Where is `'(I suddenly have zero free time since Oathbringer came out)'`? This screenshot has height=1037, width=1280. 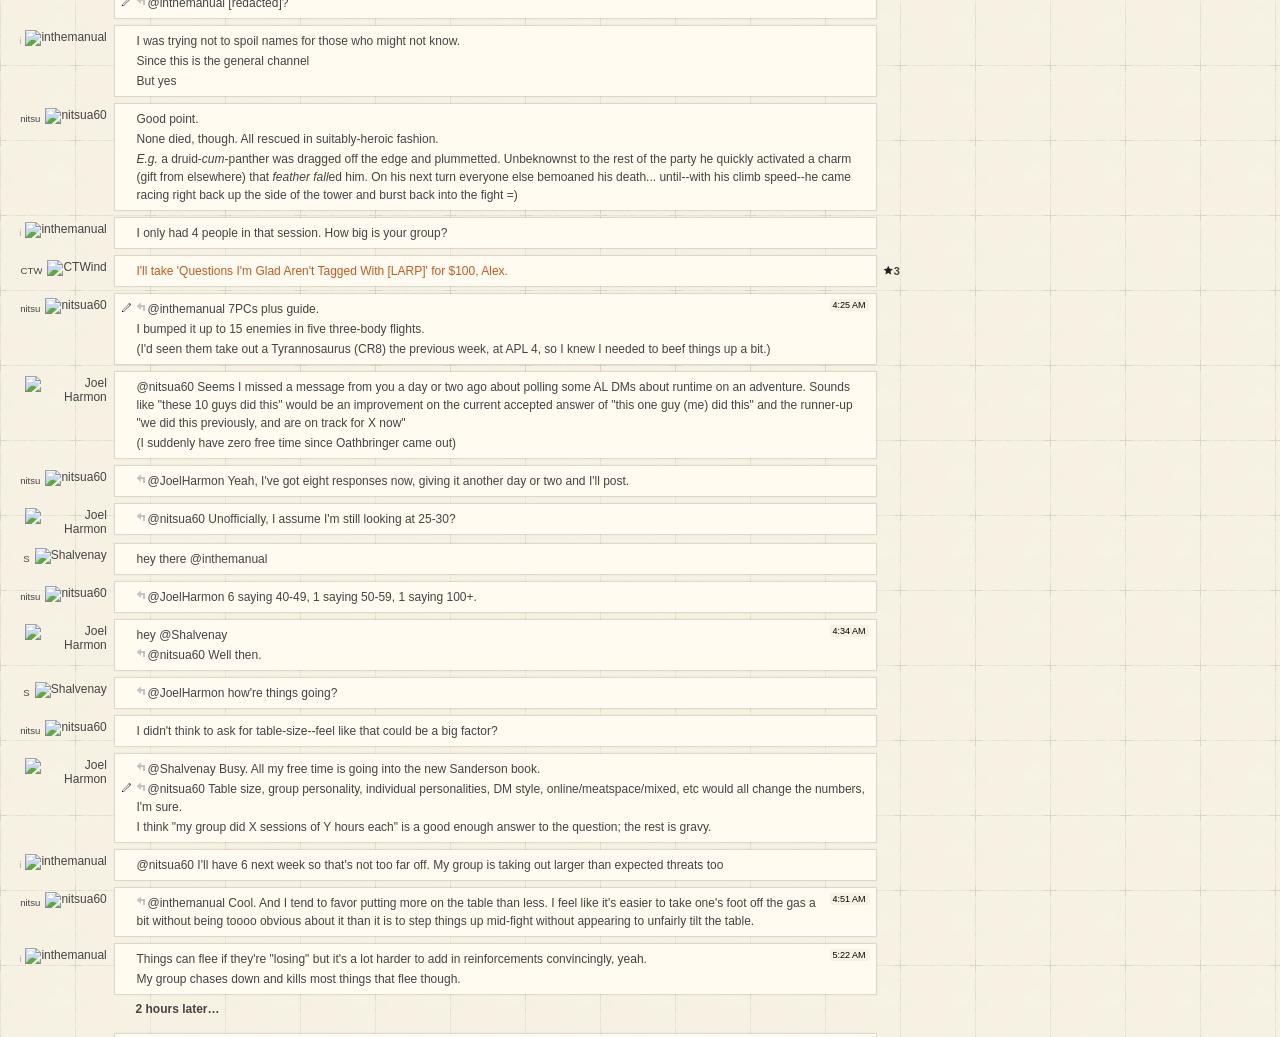 '(I suddenly have zero free time since Oathbringer came out)' is located at coordinates (294, 440).